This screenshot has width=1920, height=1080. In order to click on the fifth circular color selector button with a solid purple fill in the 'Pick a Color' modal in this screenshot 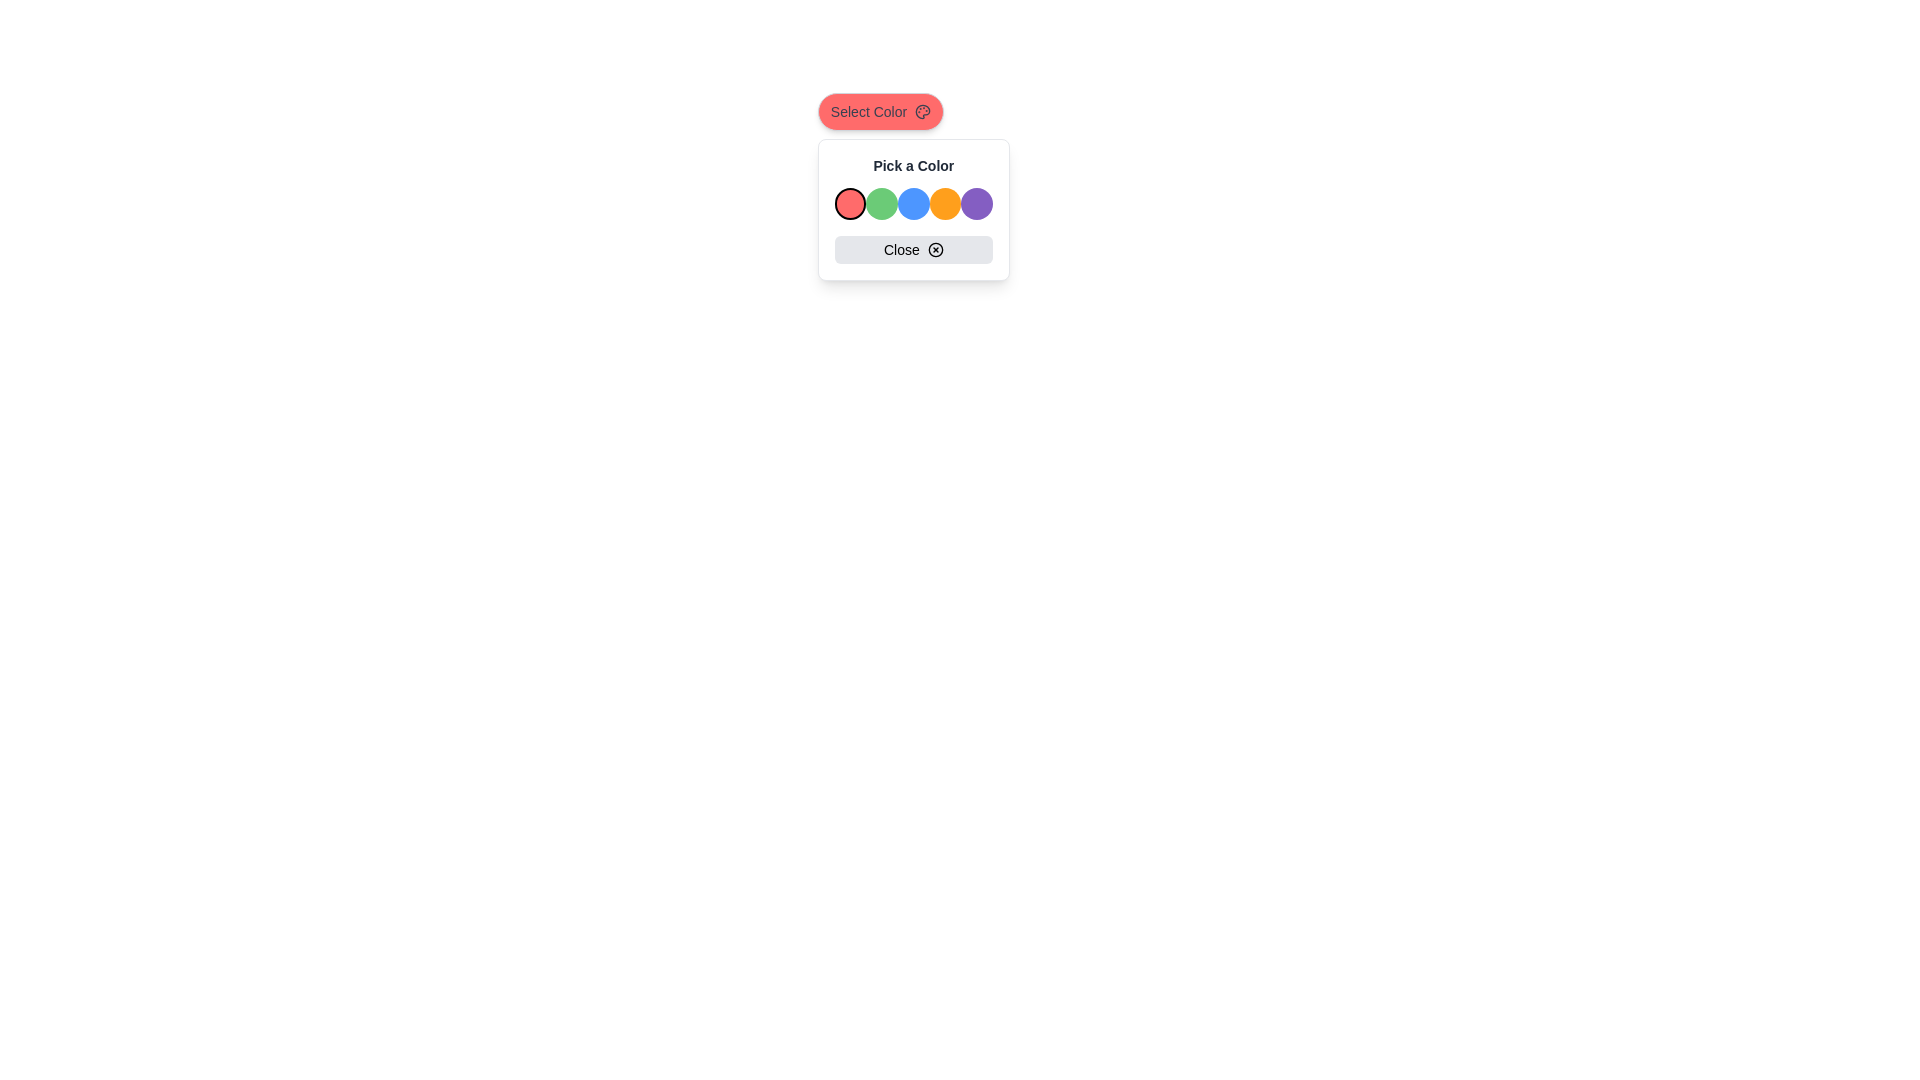, I will do `click(977, 204)`.